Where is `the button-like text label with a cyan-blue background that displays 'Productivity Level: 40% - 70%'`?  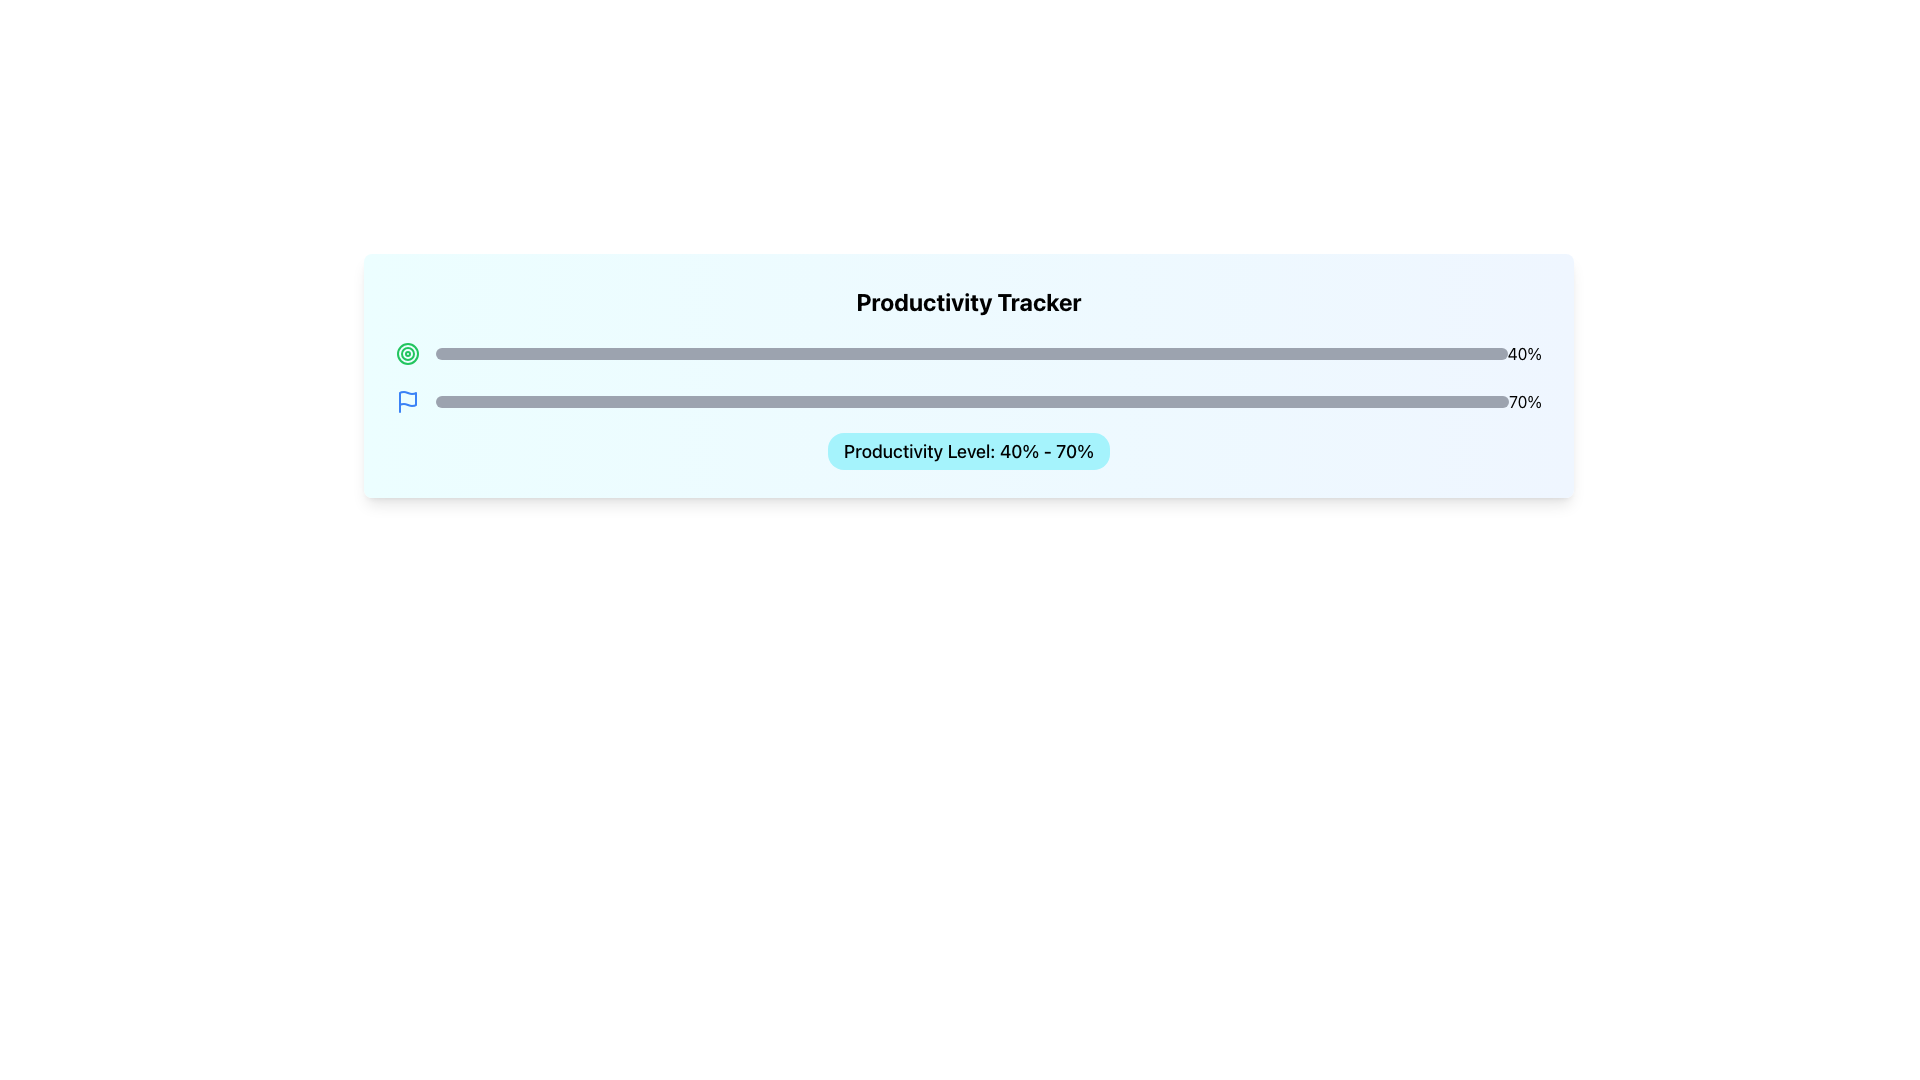 the button-like text label with a cyan-blue background that displays 'Productivity Level: 40% - 70%' is located at coordinates (969, 451).